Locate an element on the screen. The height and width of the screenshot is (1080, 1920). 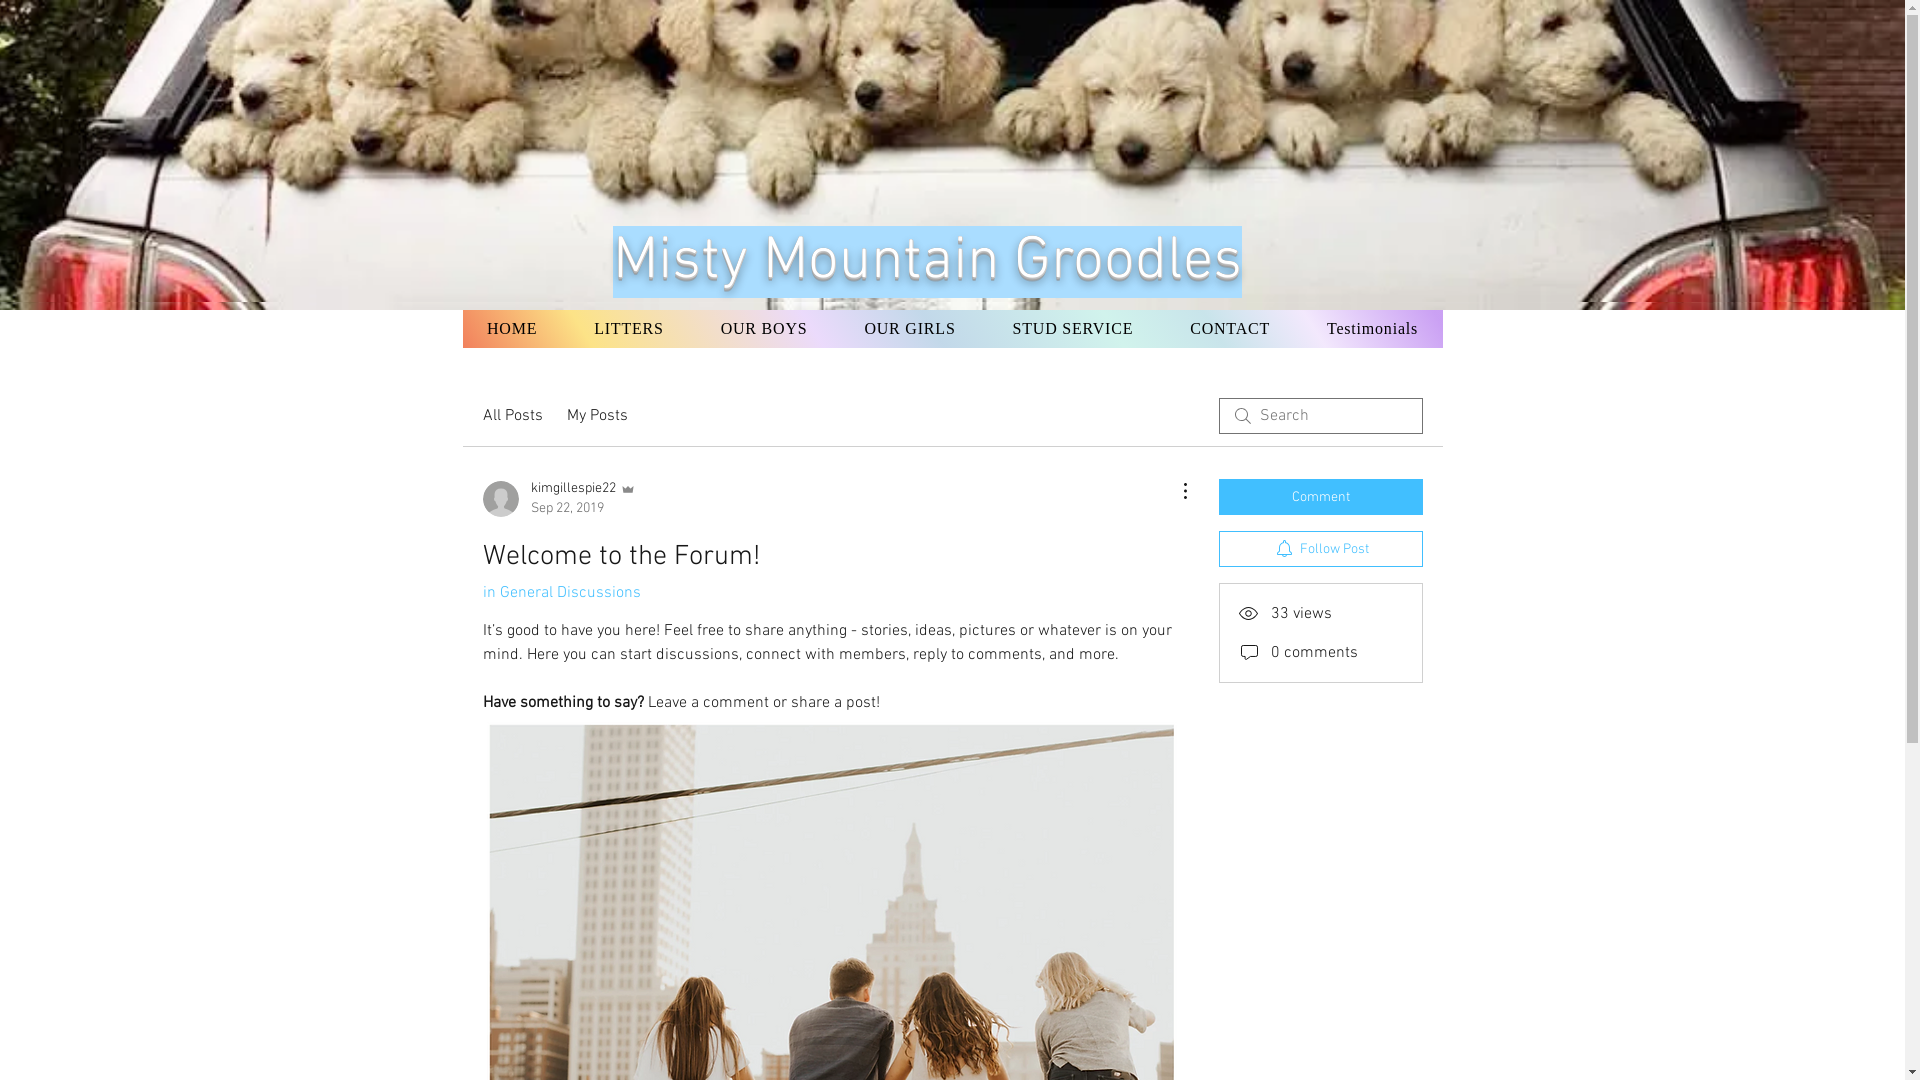
'Follow Post' is located at coordinates (1320, 548).